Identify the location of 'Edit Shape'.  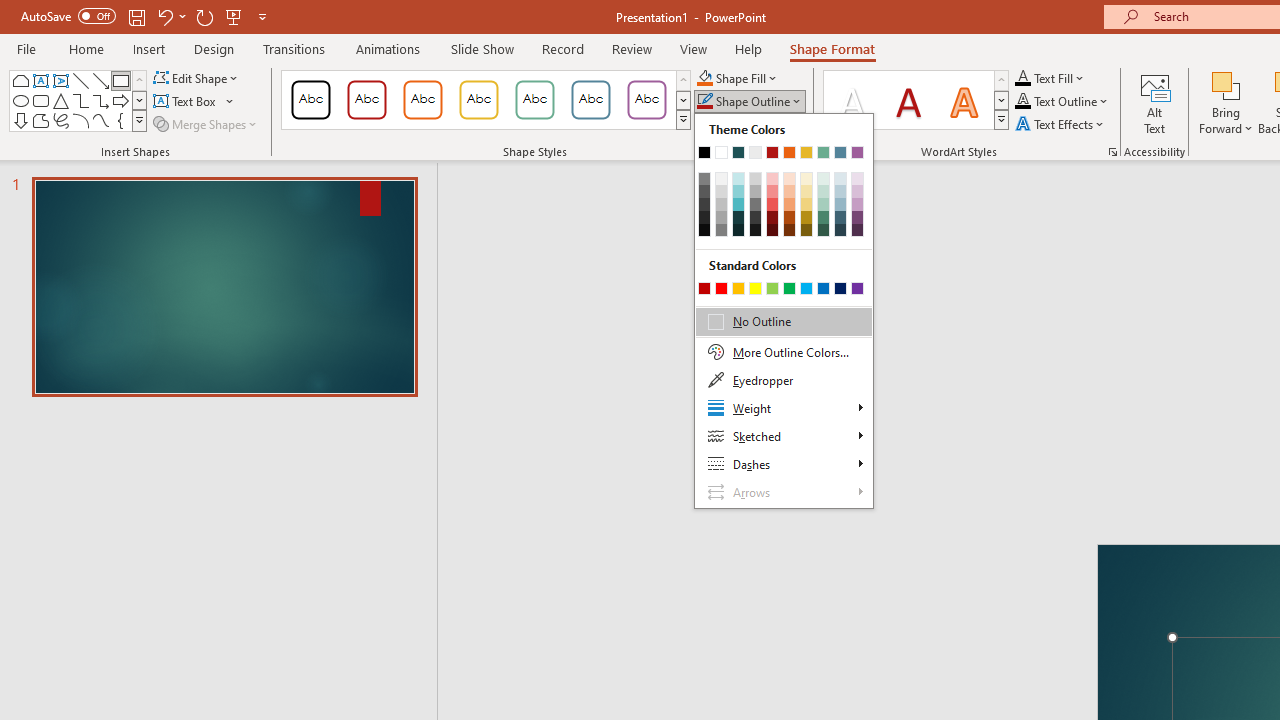
(197, 77).